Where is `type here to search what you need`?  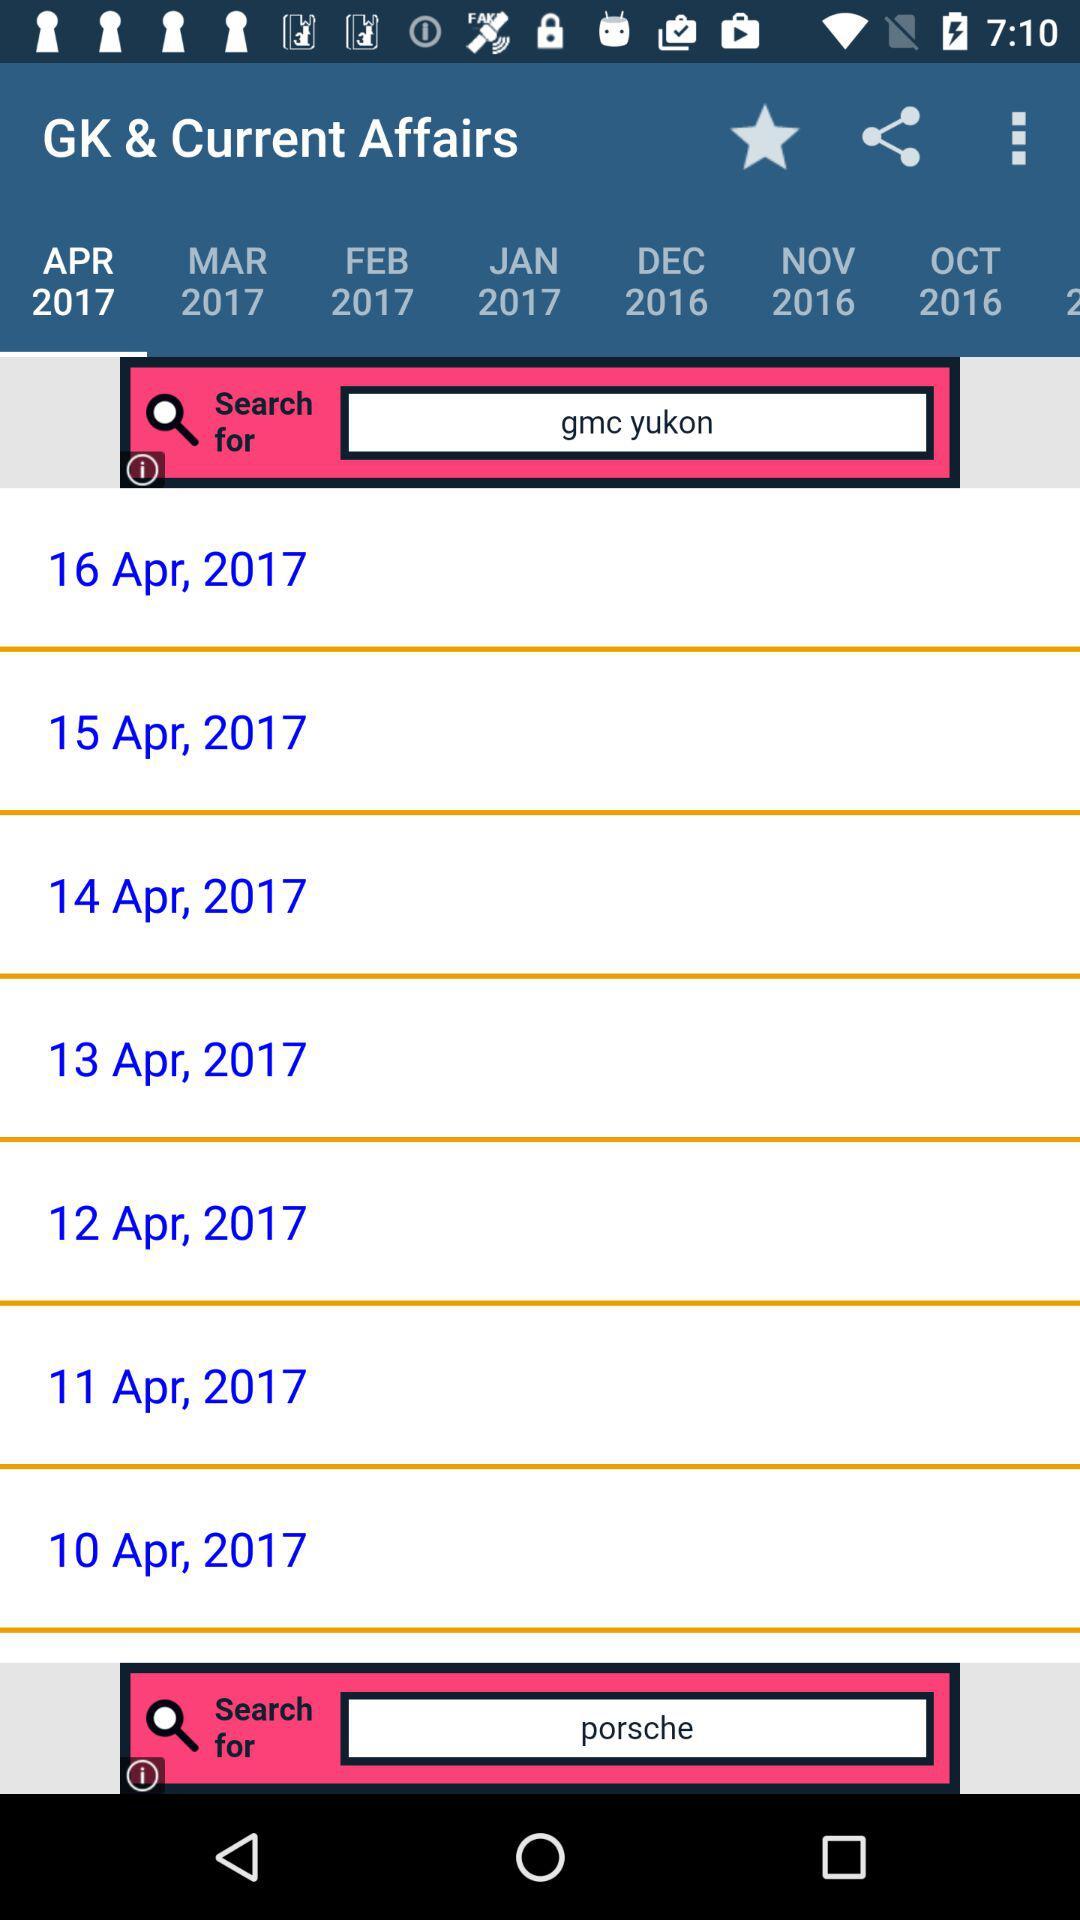
type here to search what you need is located at coordinates (540, 1727).